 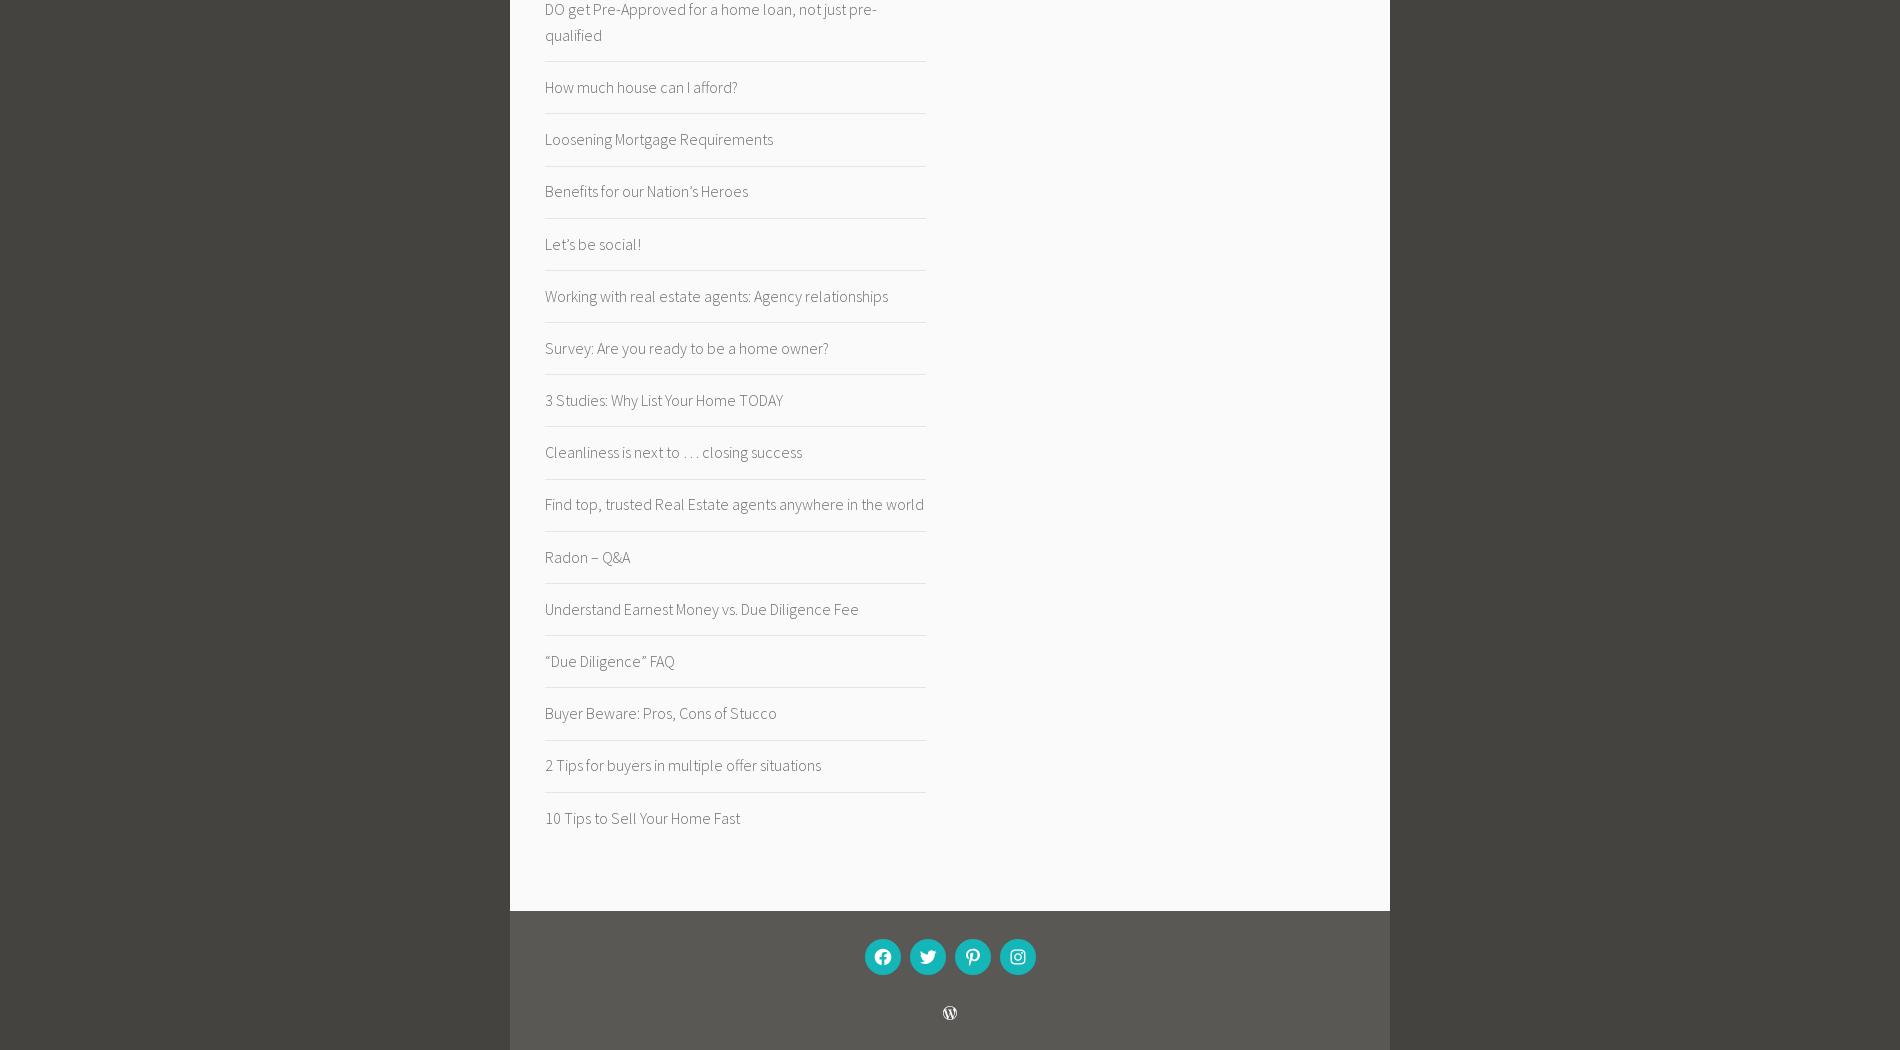 I want to click on 'Loosening Mortgage Requirements', so click(x=544, y=138).